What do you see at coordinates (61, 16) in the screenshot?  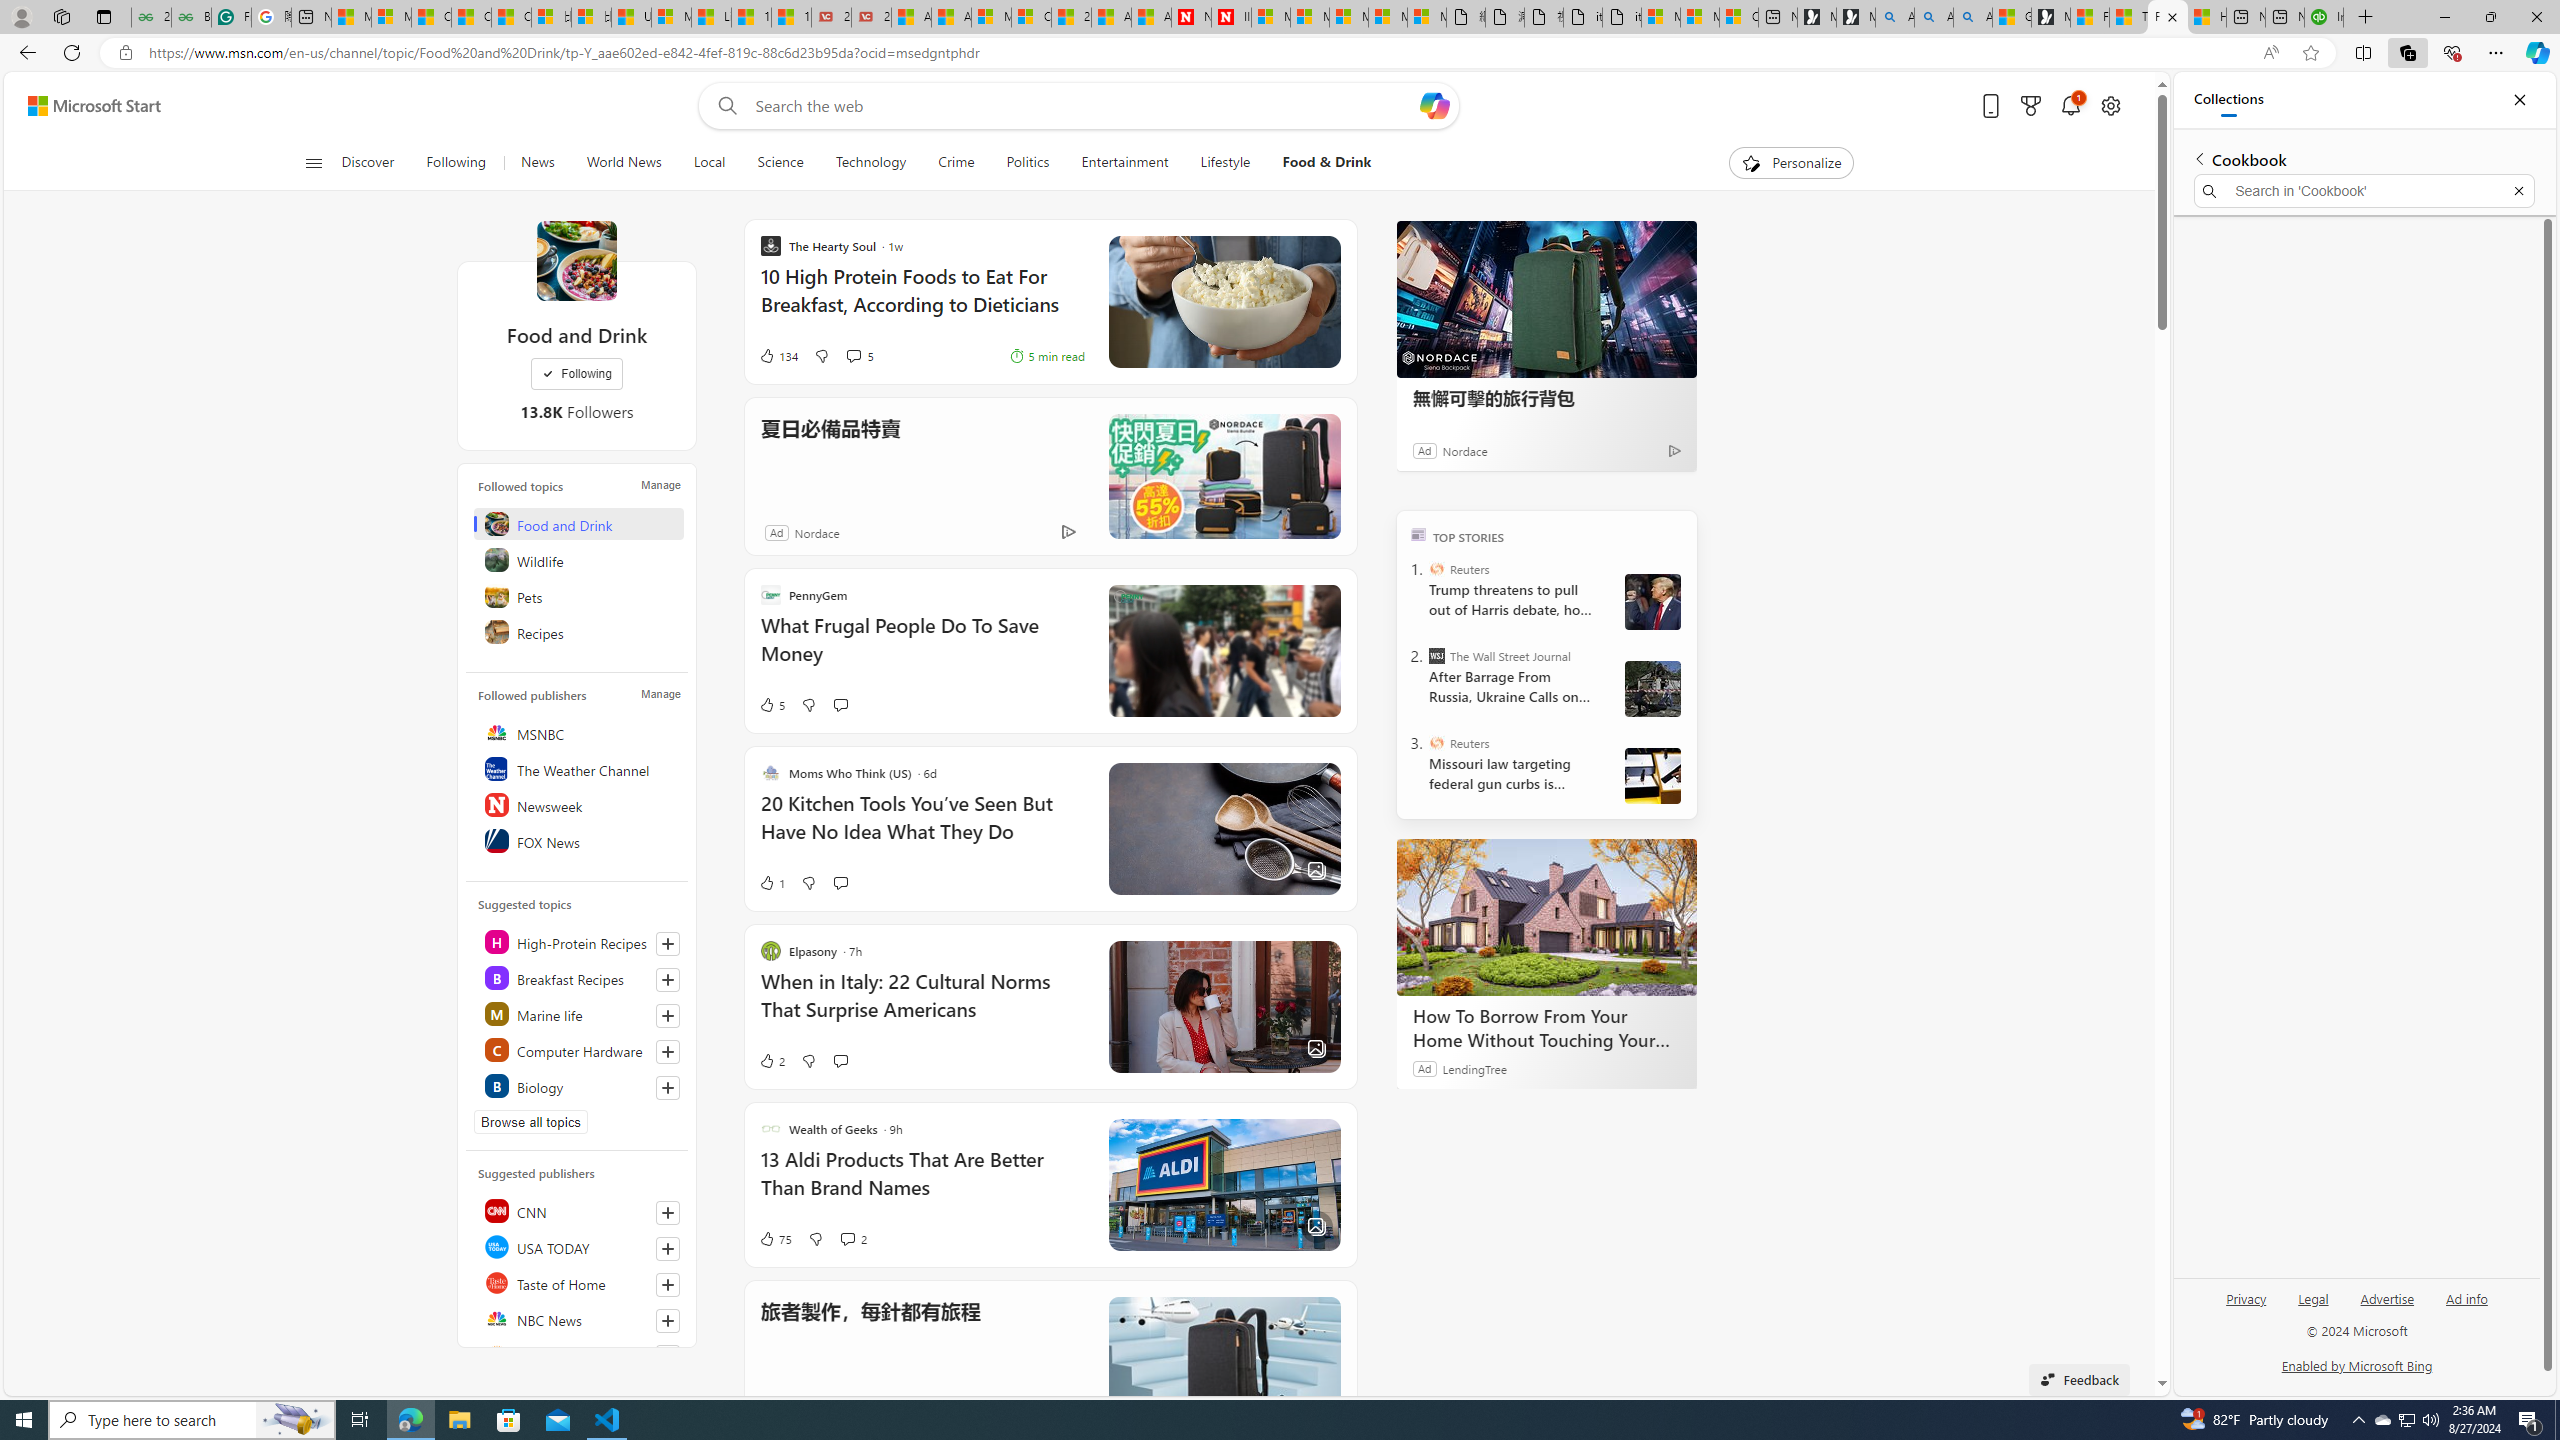 I see `'Workspaces'` at bounding box center [61, 16].